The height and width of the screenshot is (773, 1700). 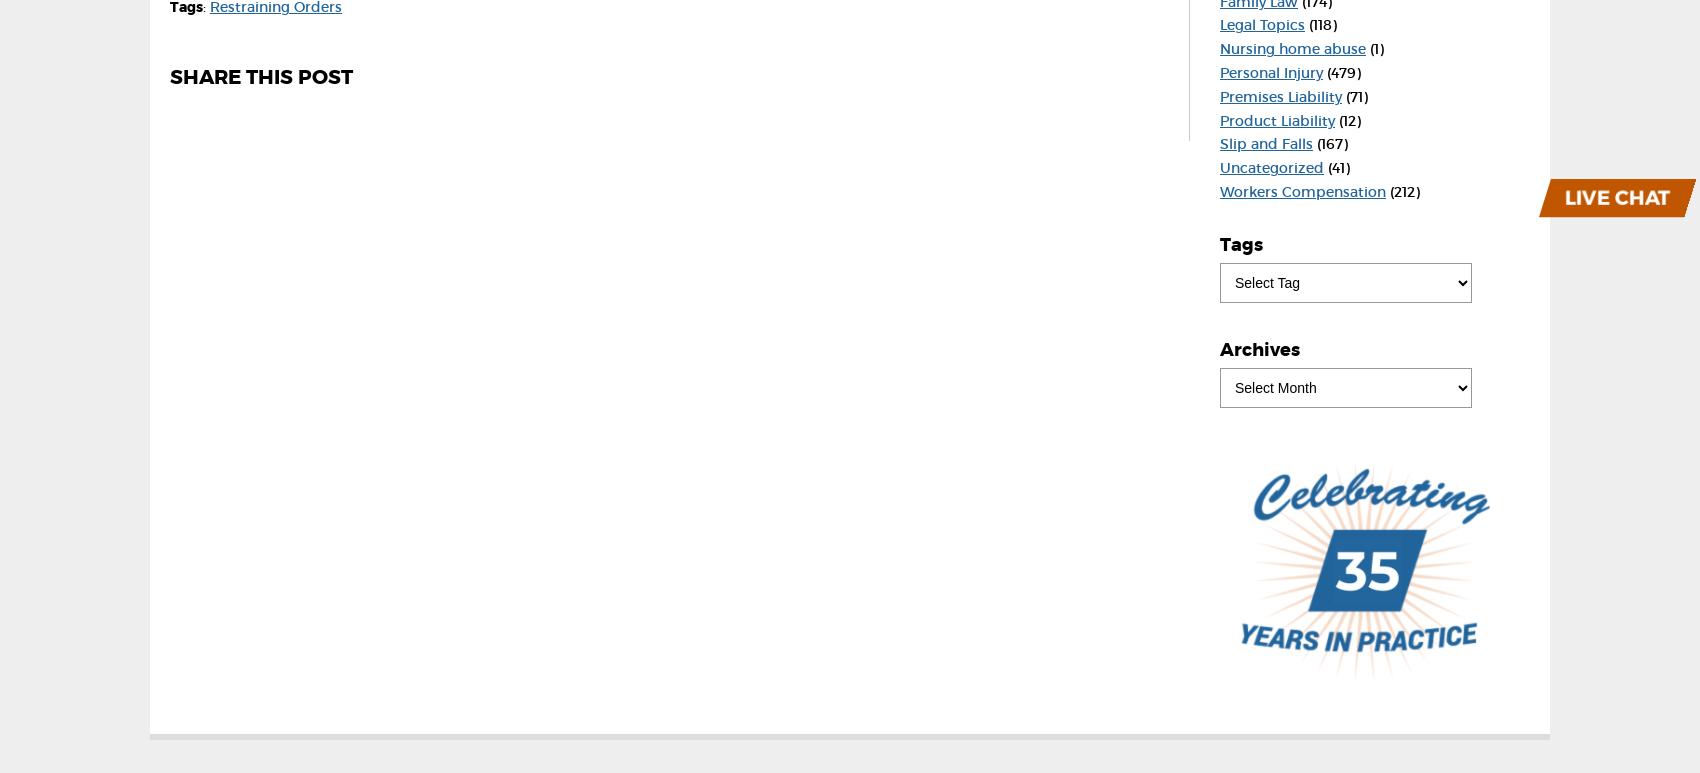 I want to click on 'Uncategorized', so click(x=1270, y=167).